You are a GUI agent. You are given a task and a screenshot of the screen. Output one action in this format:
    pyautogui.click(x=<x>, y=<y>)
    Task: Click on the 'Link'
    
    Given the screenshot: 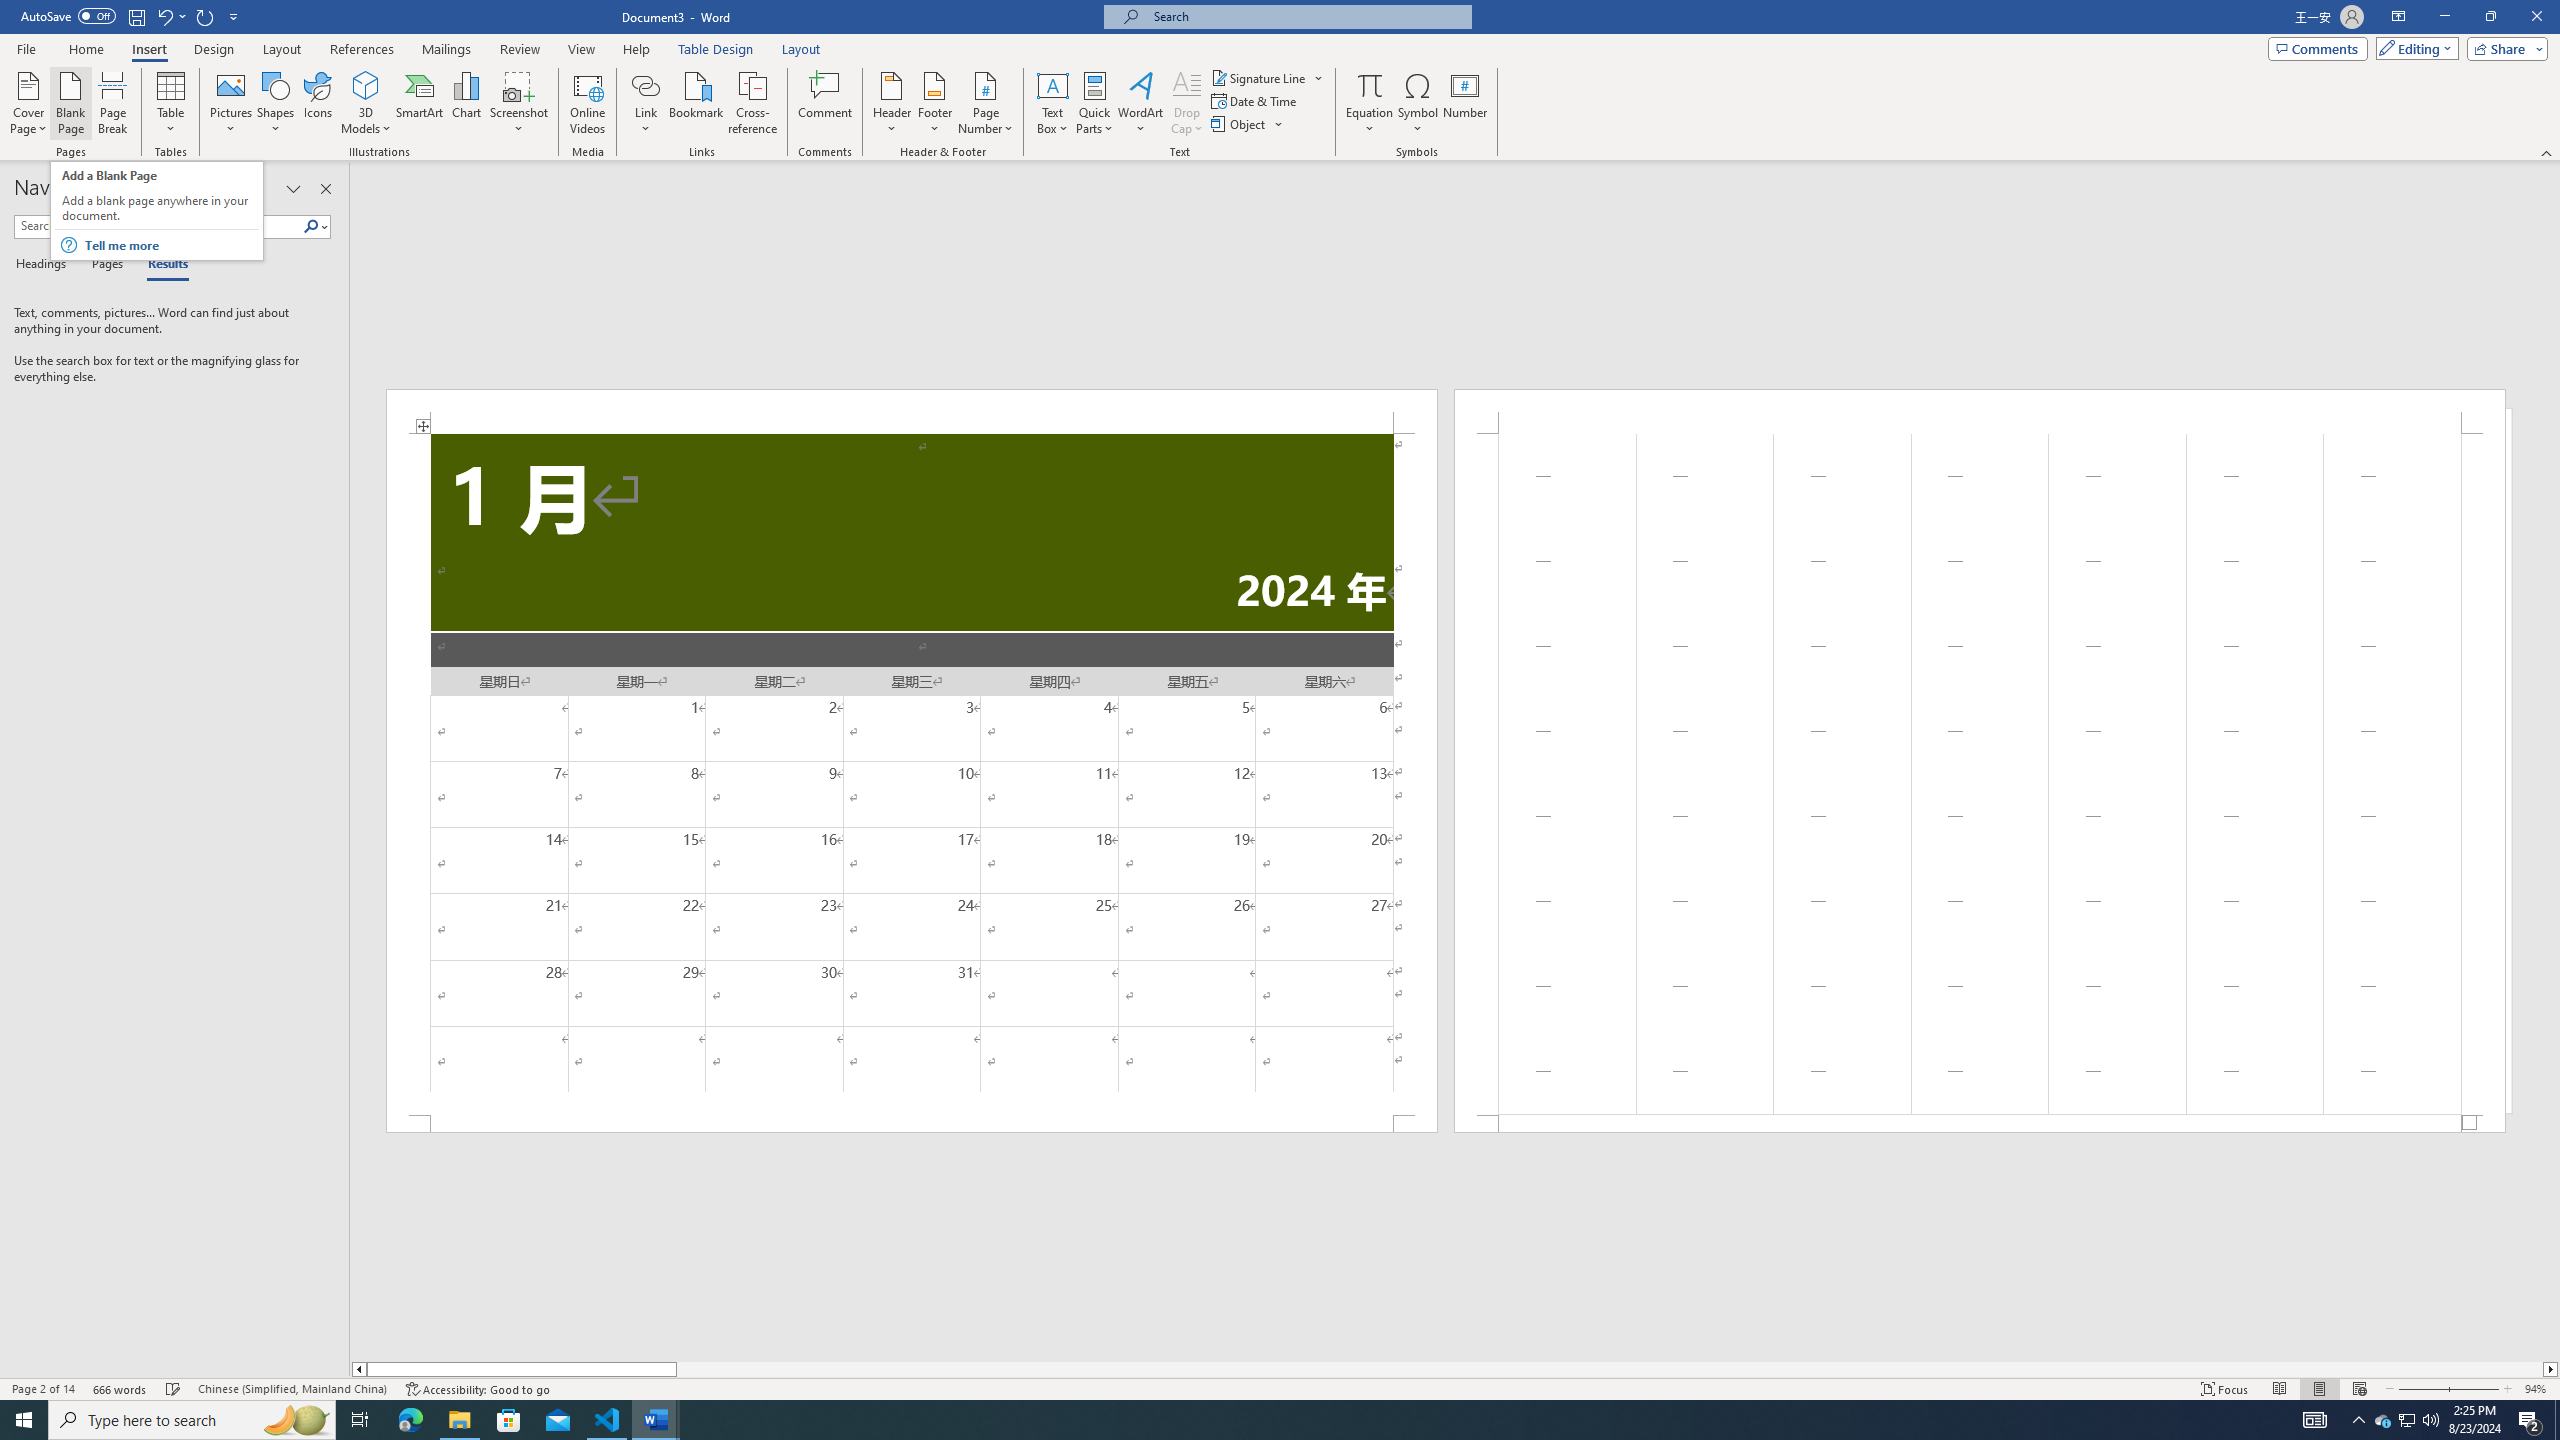 What is the action you would take?
    pyautogui.click(x=645, y=103)
    